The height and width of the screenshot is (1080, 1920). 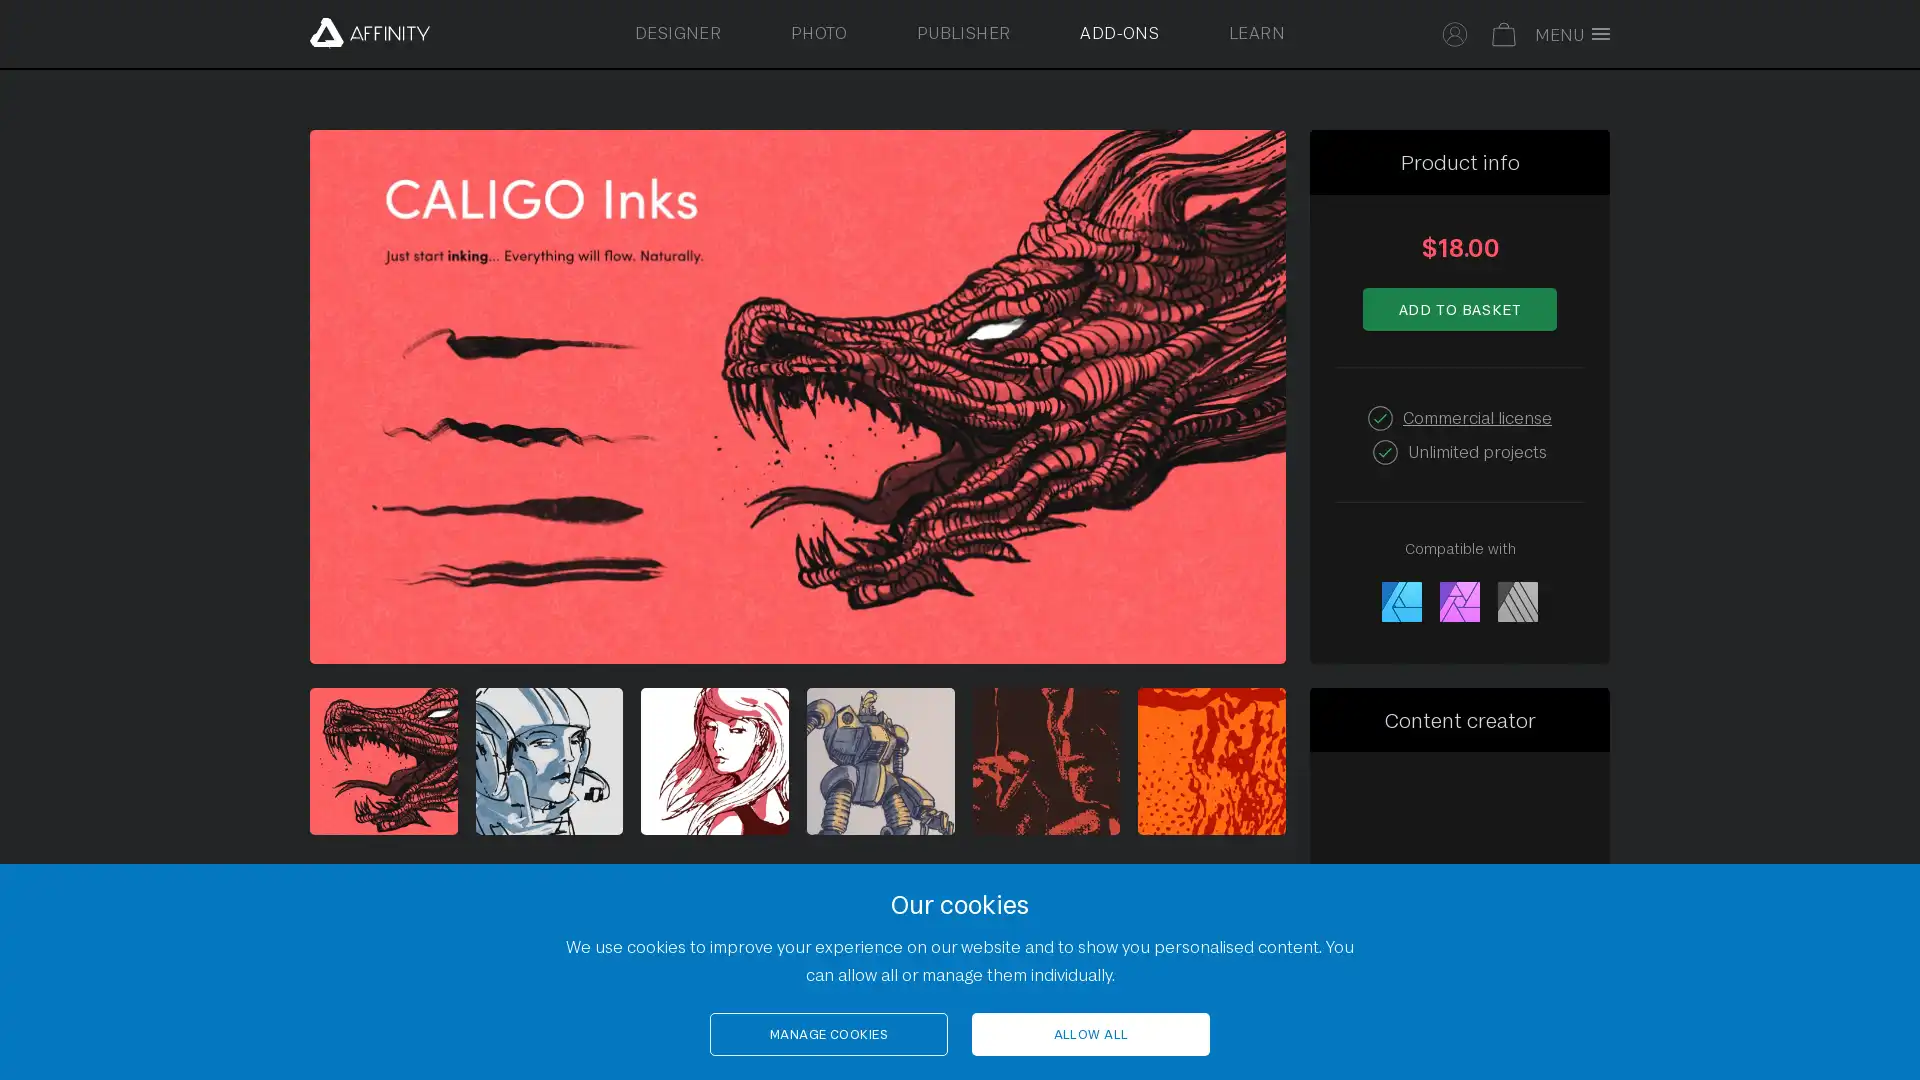 What do you see at coordinates (1577, 34) in the screenshot?
I see `Toggle full screen menu` at bounding box center [1577, 34].